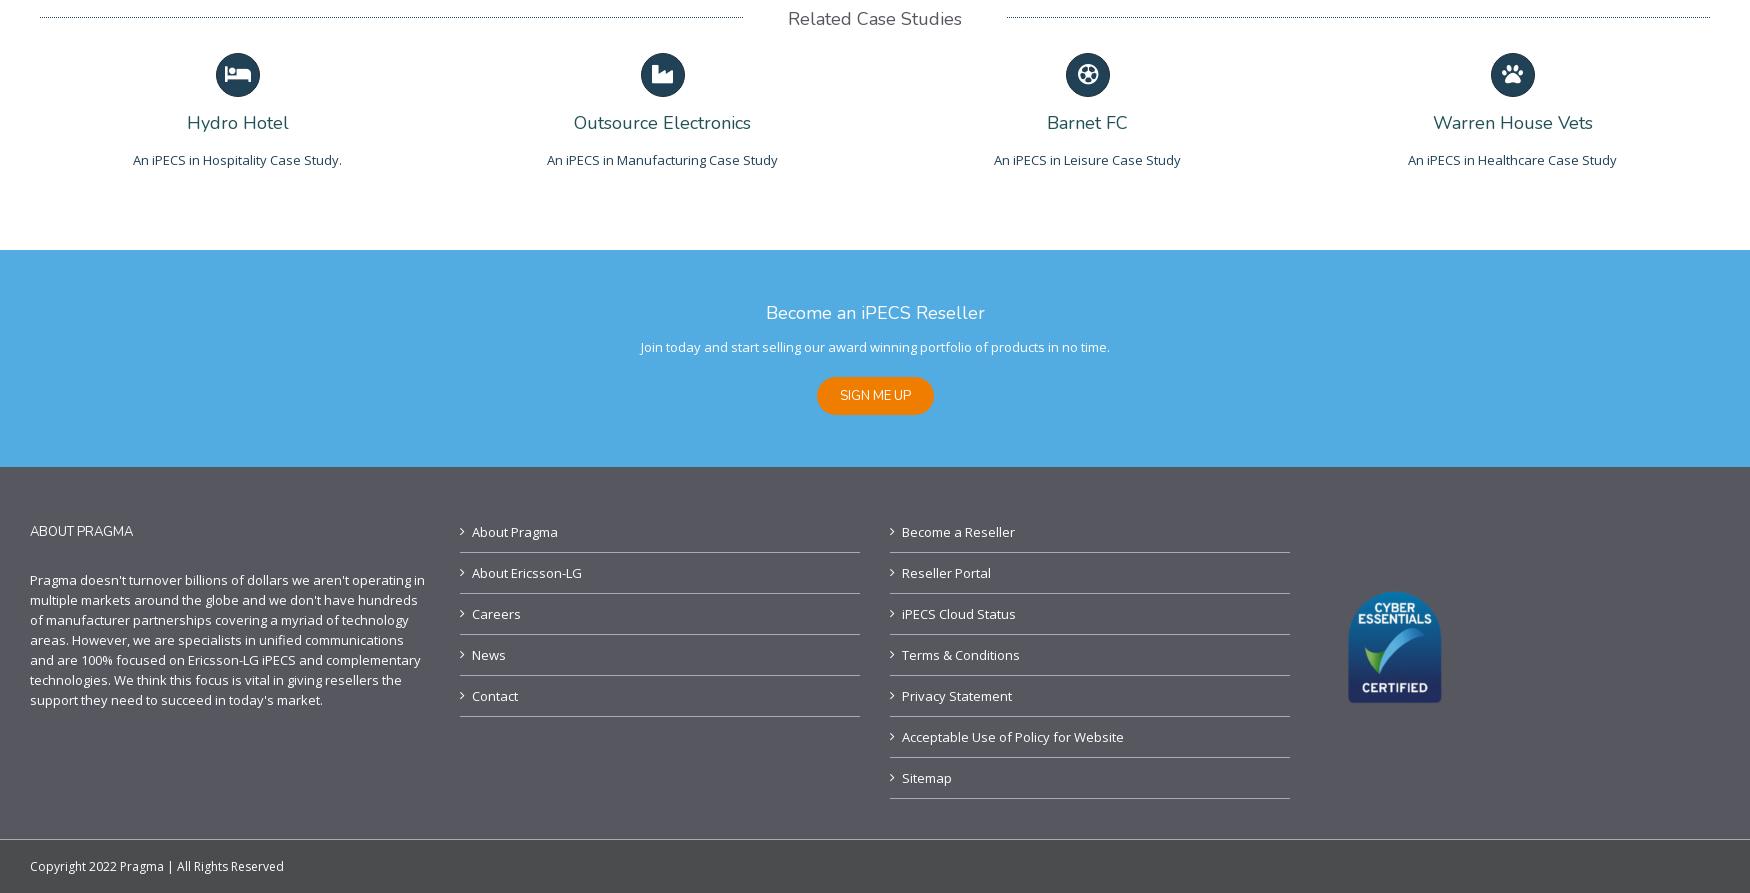 This screenshot has width=1750, height=893. What do you see at coordinates (488, 655) in the screenshot?
I see `'News'` at bounding box center [488, 655].